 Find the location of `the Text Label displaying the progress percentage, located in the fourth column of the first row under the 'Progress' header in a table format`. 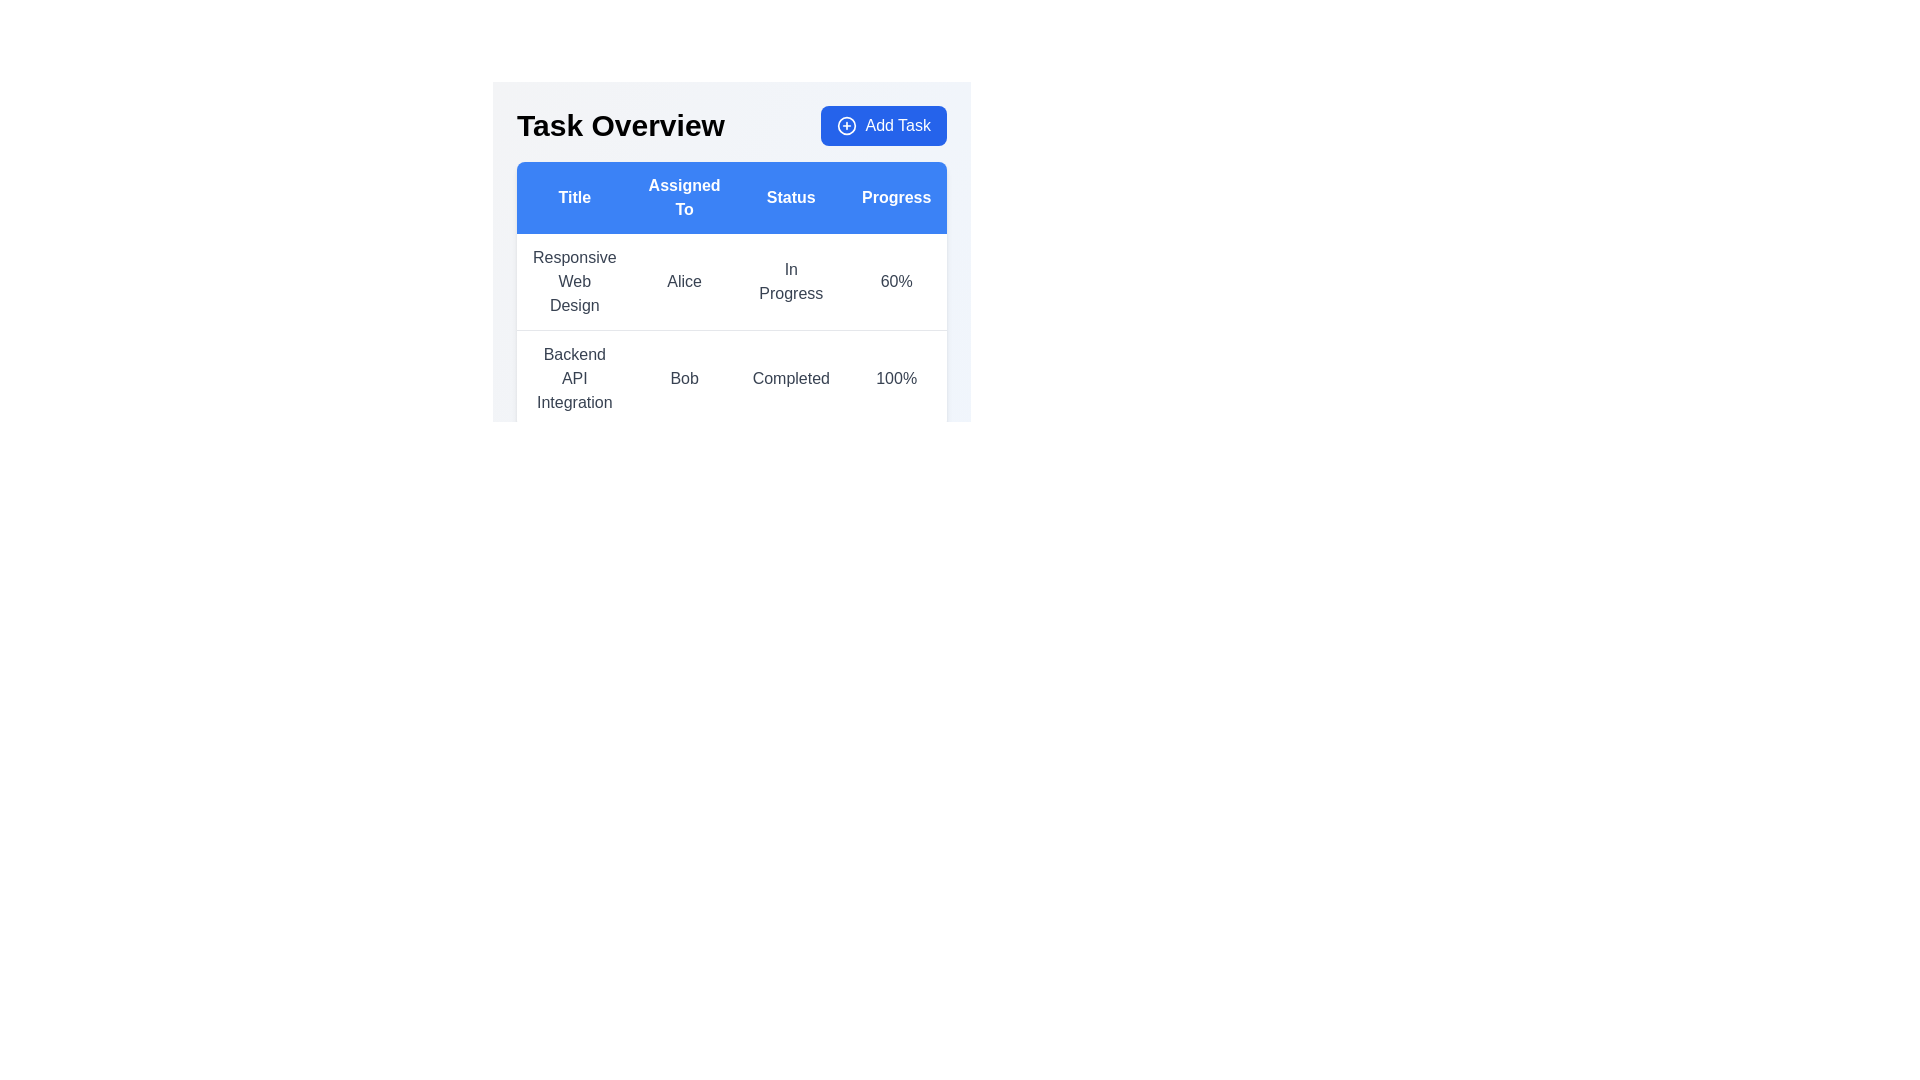

the Text Label displaying the progress percentage, located in the fourth column of the first row under the 'Progress' header in a table format is located at coordinates (895, 282).